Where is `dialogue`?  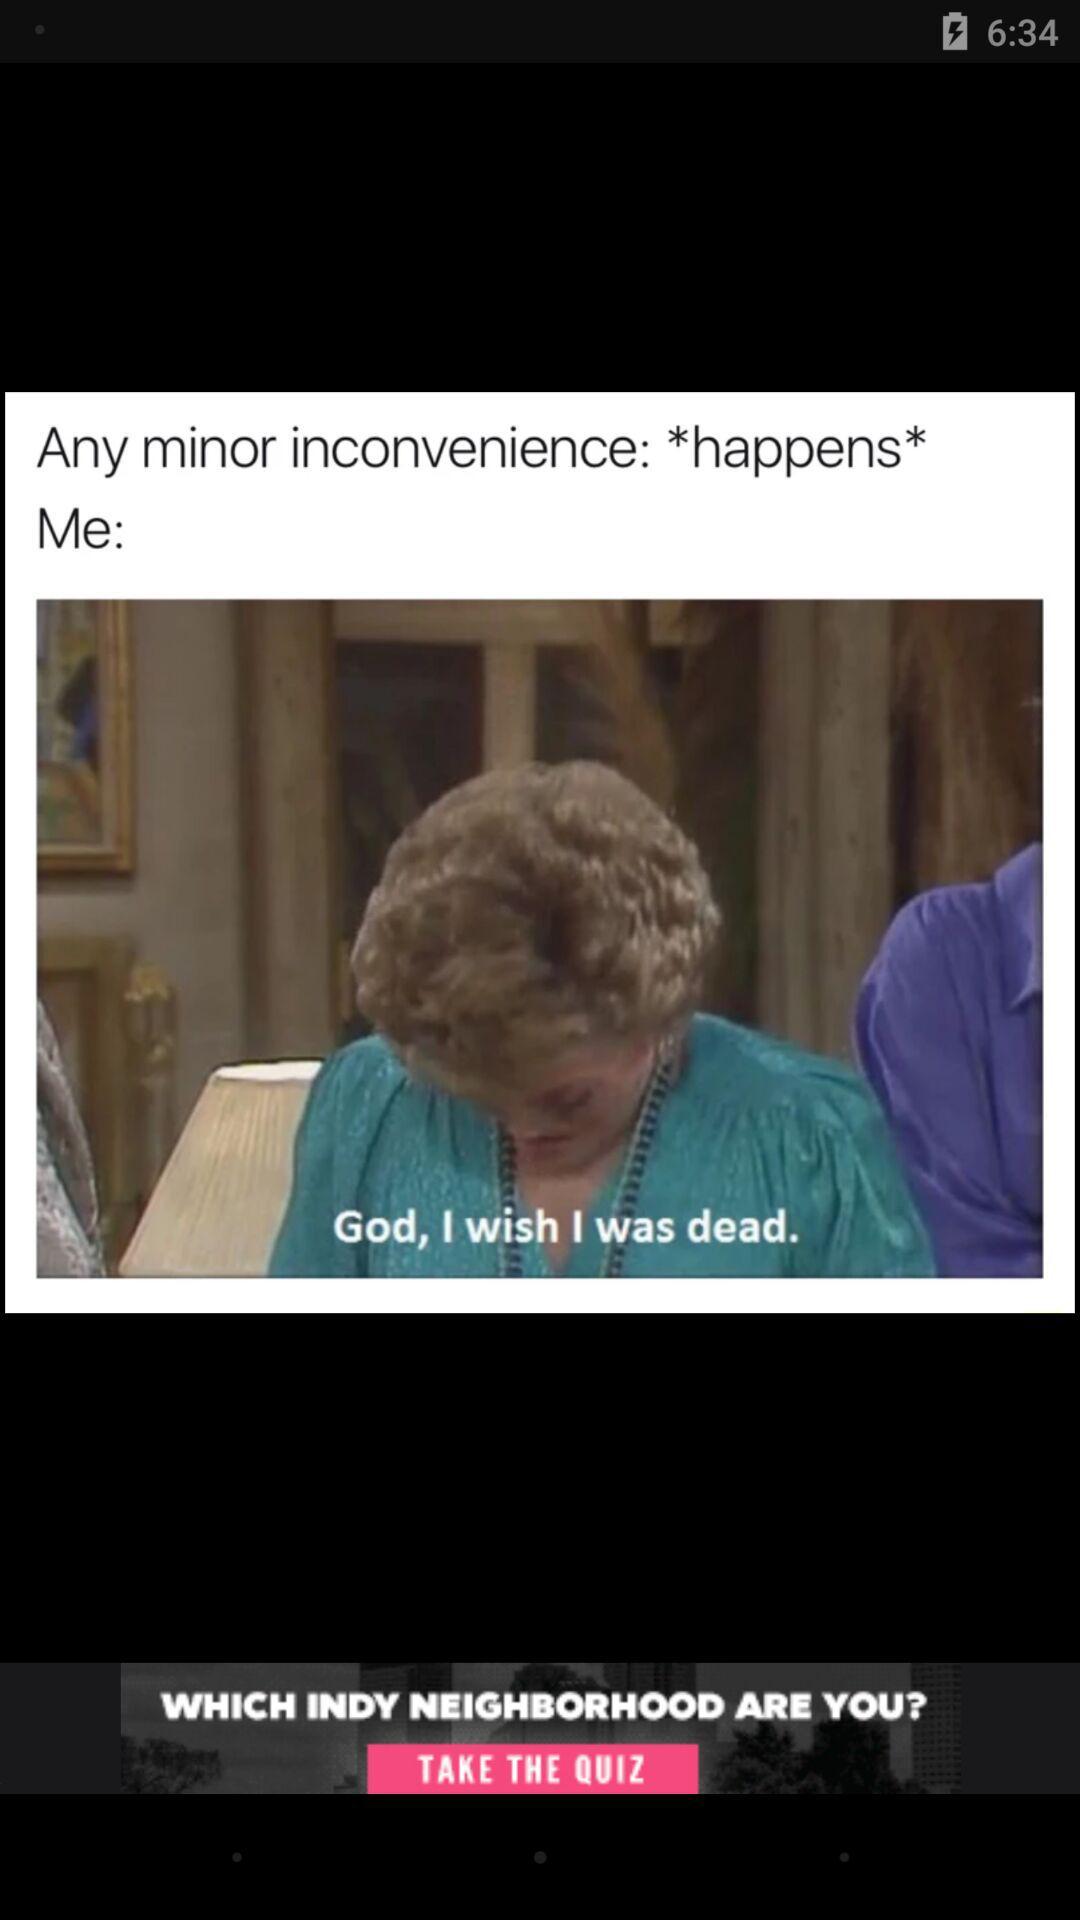 dialogue is located at coordinates (540, 1727).